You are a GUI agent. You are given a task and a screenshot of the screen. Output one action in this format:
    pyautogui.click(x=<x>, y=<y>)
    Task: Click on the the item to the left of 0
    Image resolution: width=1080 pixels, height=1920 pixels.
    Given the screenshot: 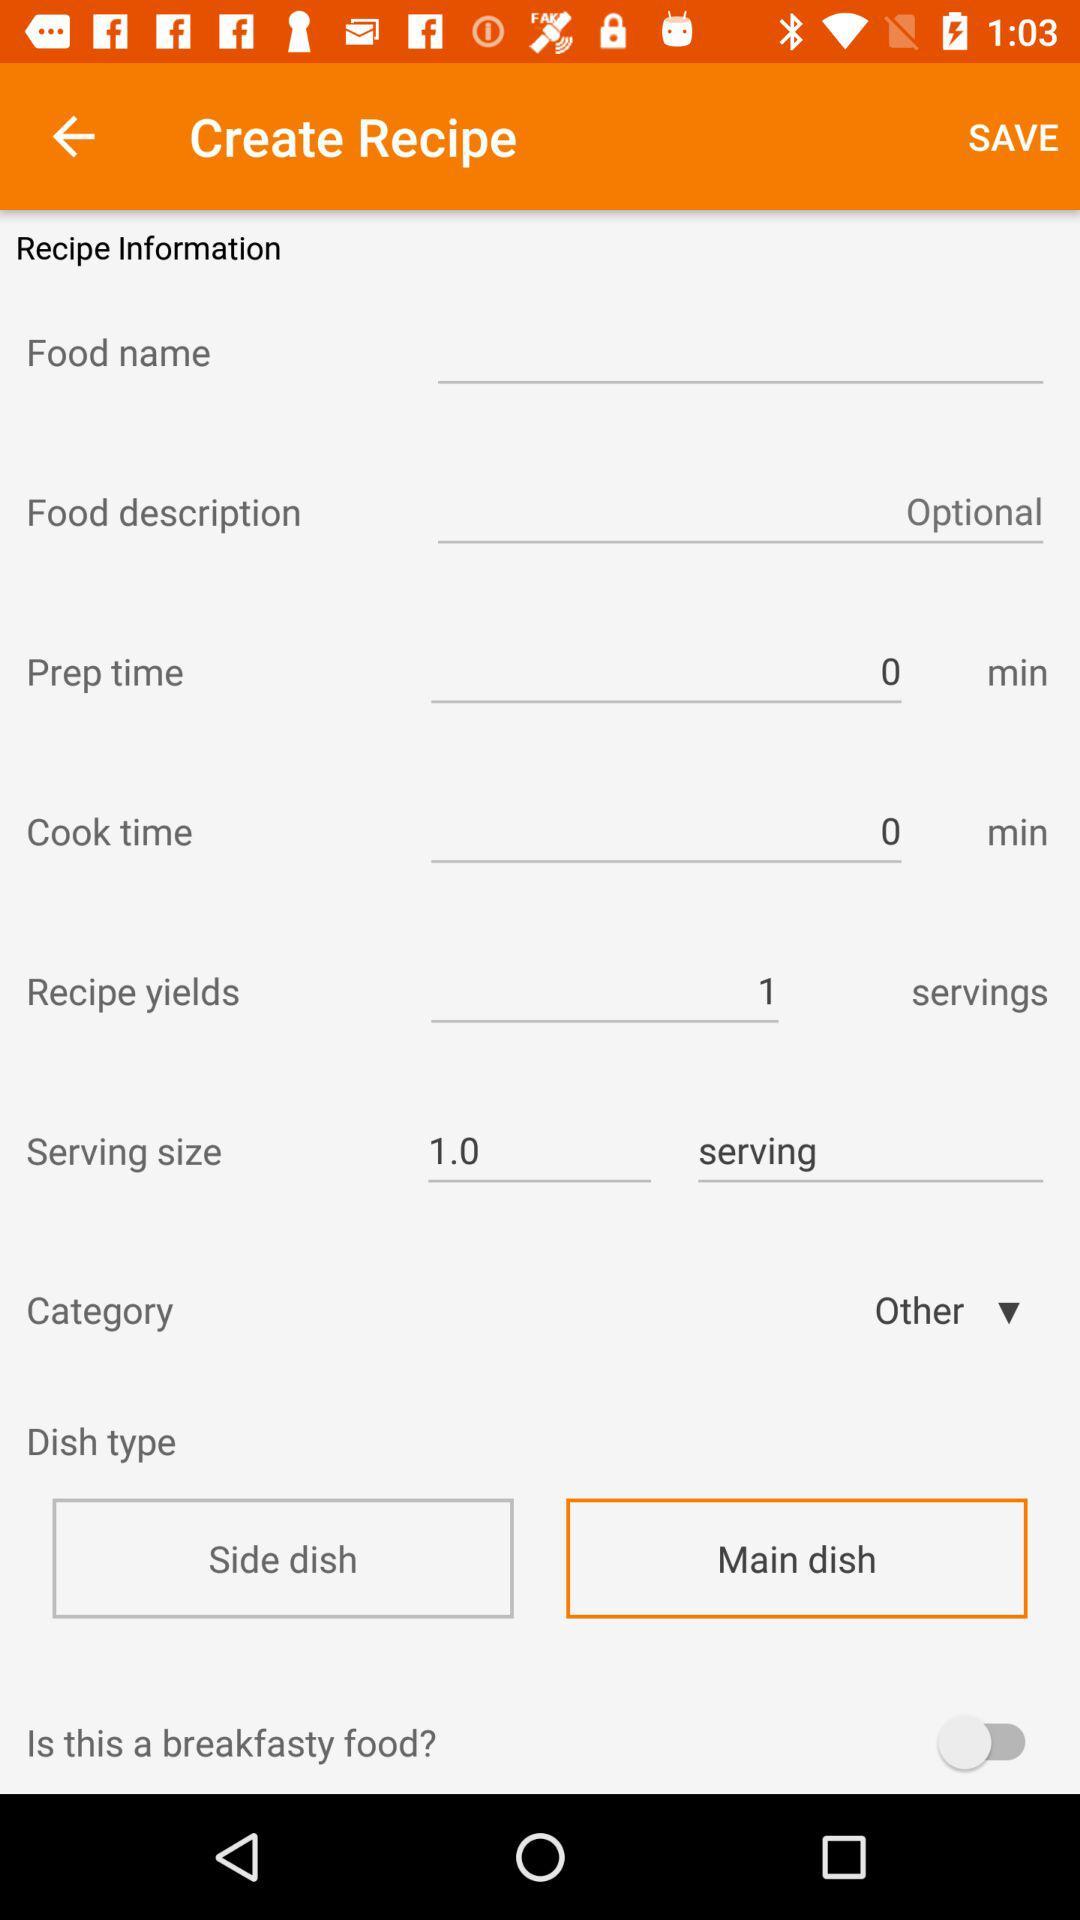 What is the action you would take?
    pyautogui.click(x=210, y=671)
    